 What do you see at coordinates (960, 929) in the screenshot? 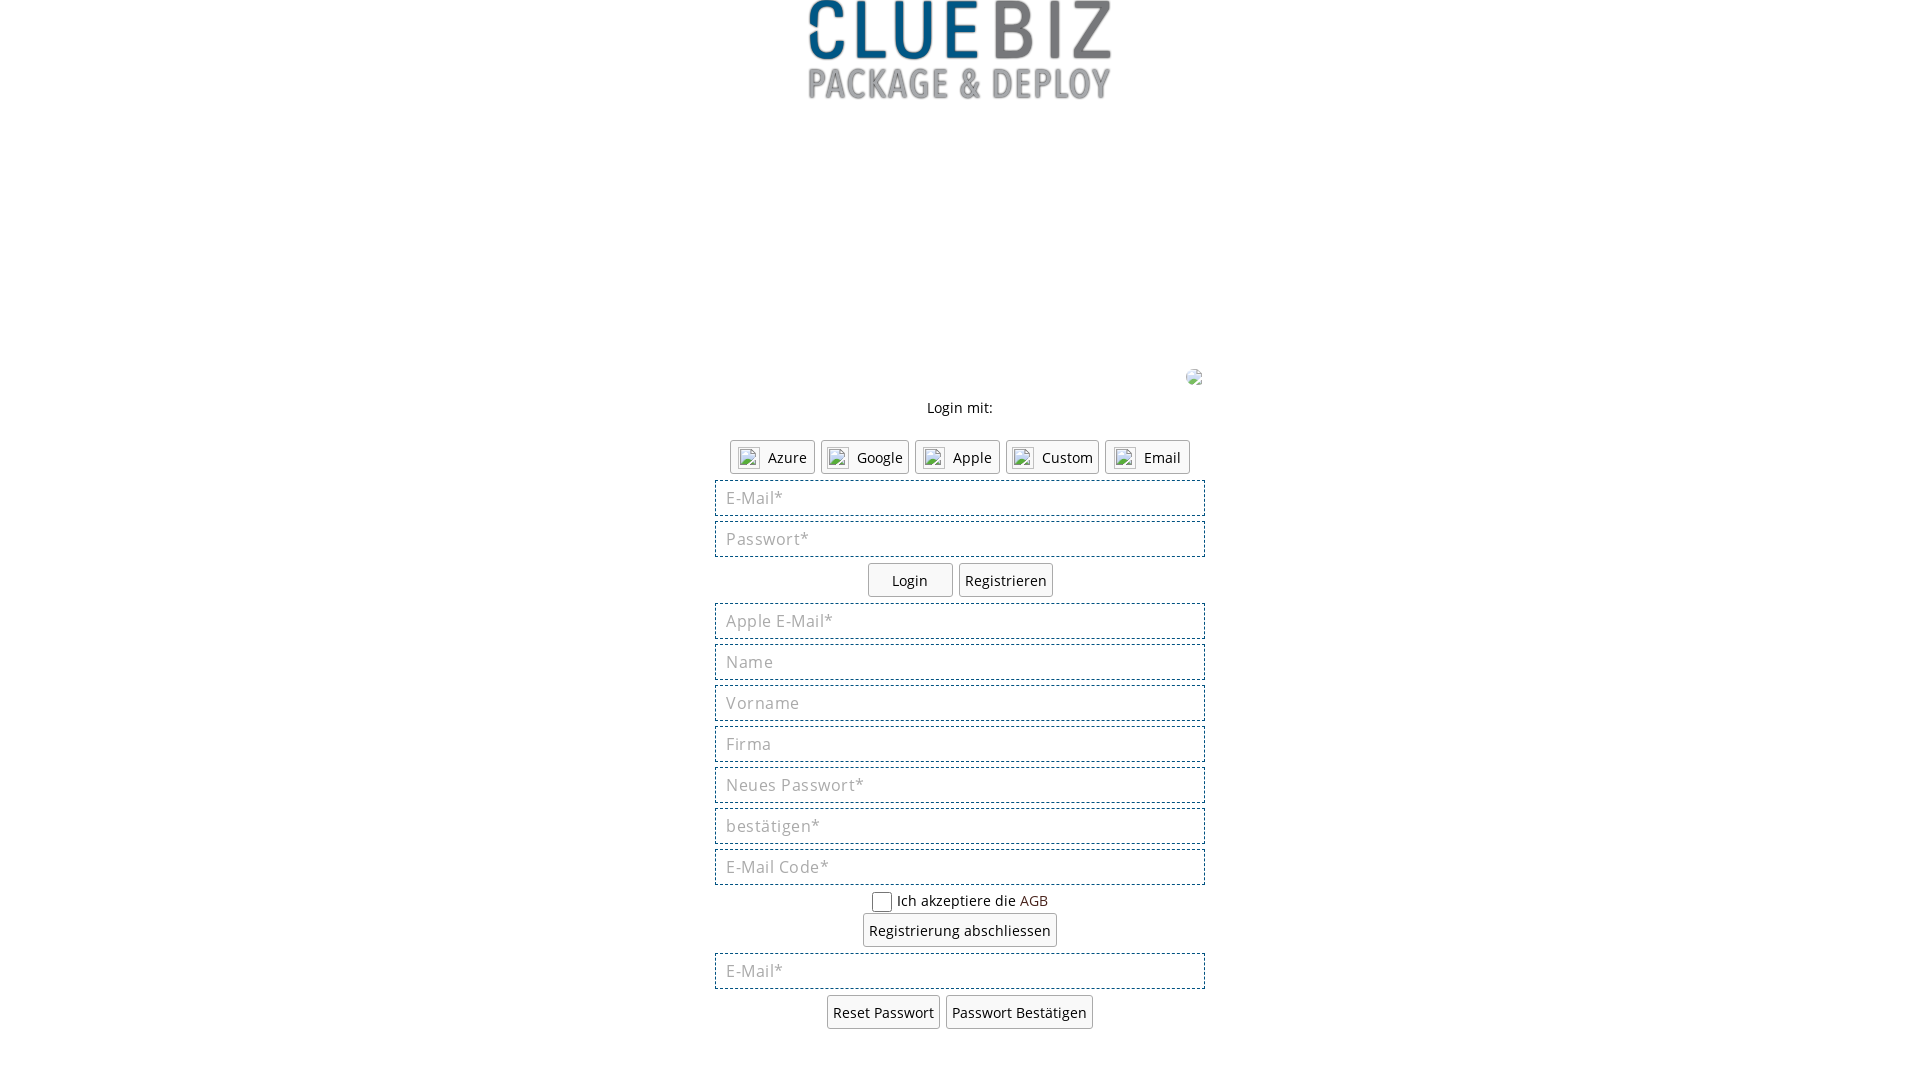
I see `'Registrierung abschliessen'` at bounding box center [960, 929].